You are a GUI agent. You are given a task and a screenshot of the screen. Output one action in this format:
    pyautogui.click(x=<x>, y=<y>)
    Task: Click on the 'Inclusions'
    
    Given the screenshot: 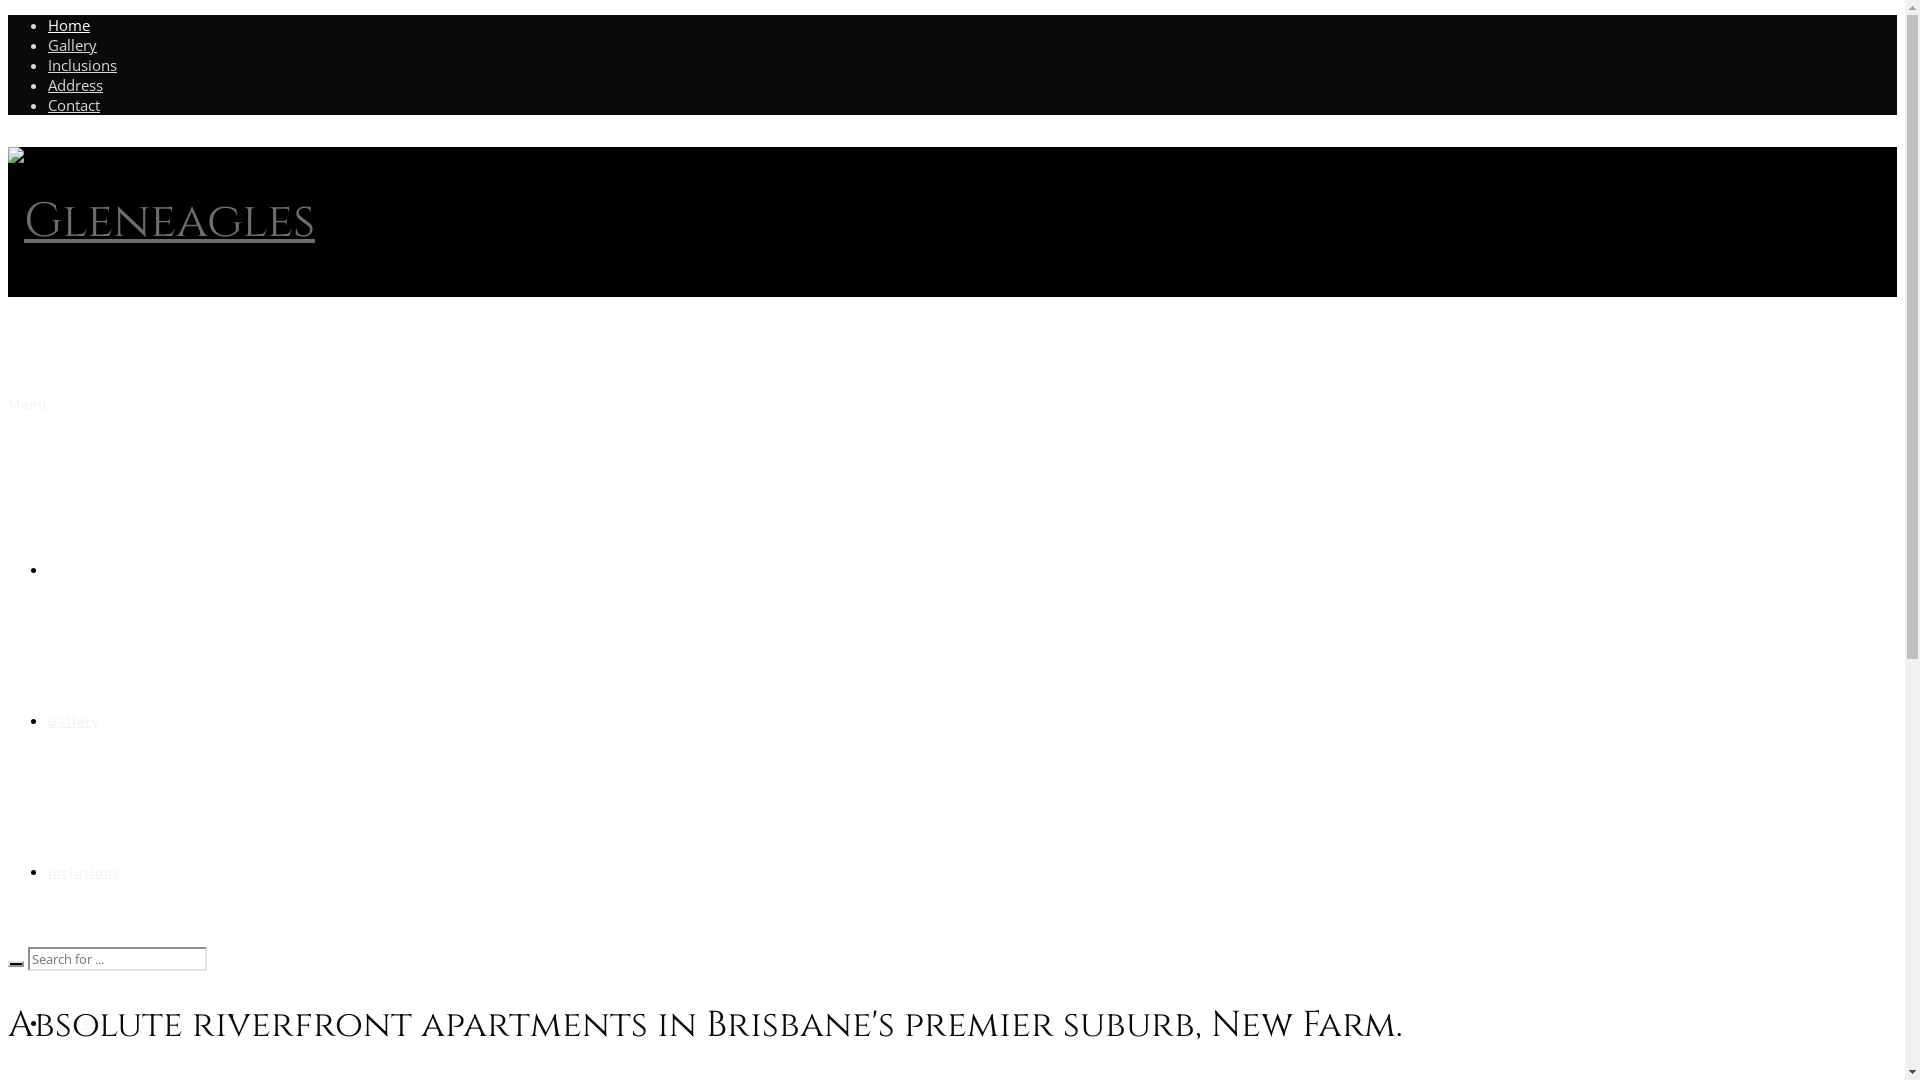 What is the action you would take?
    pyautogui.click(x=81, y=64)
    